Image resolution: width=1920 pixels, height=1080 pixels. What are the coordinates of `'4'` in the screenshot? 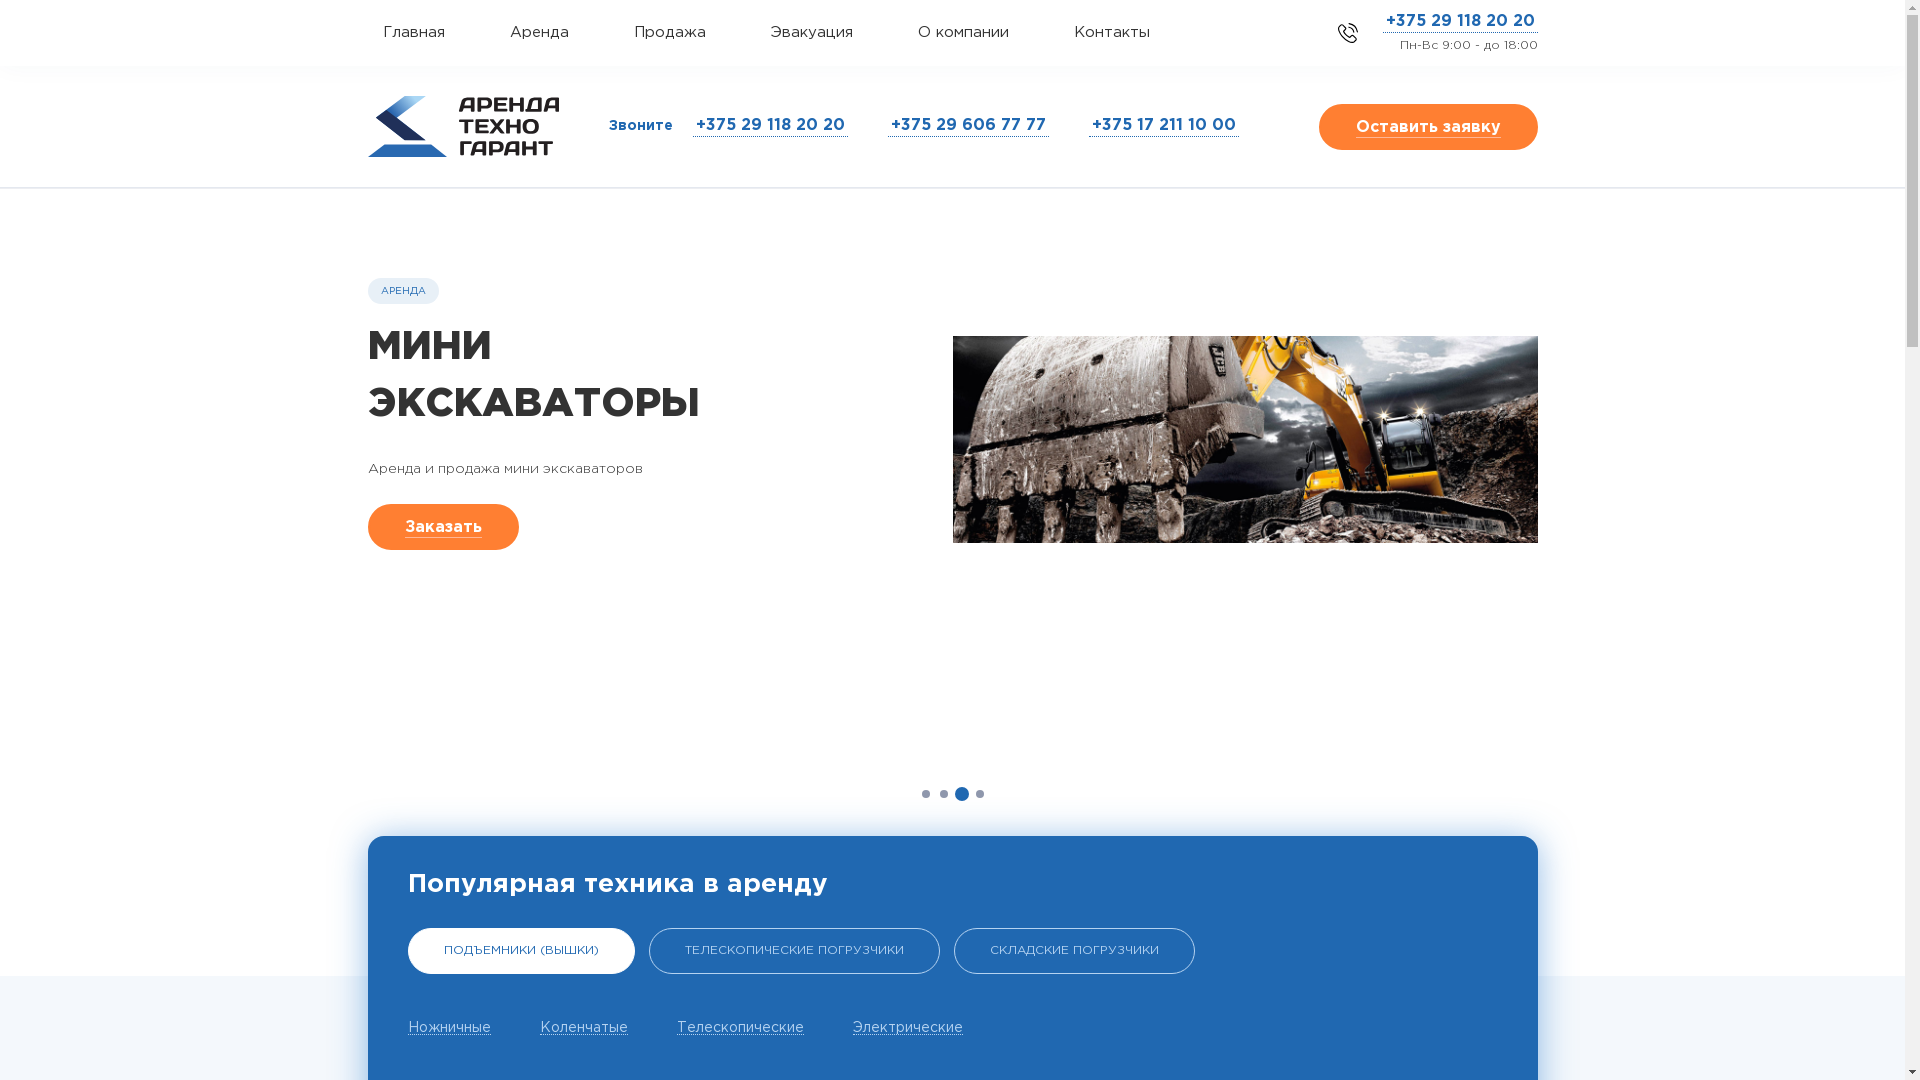 It's located at (979, 793).